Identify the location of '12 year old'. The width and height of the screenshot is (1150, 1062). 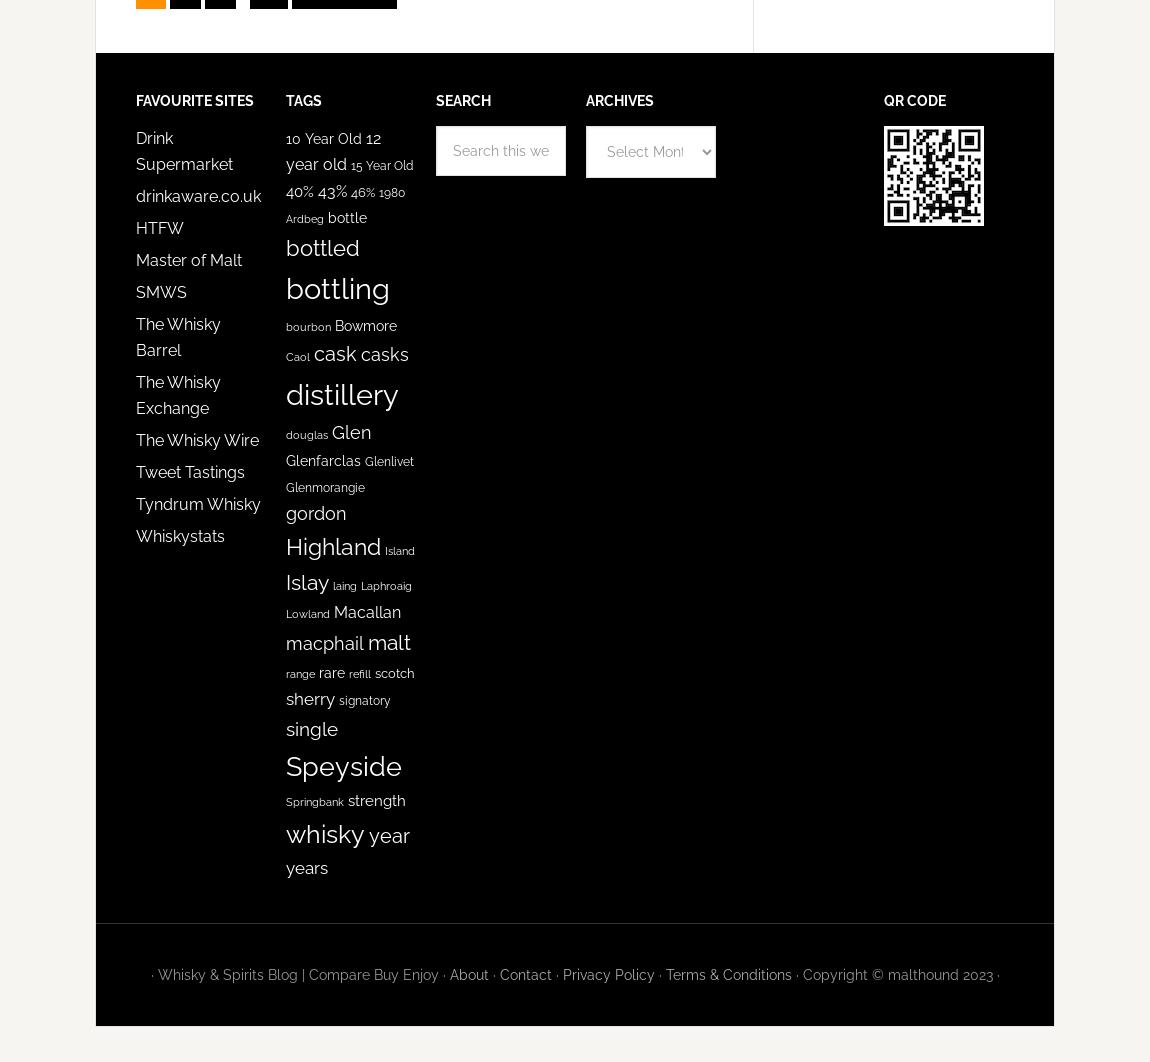
(285, 151).